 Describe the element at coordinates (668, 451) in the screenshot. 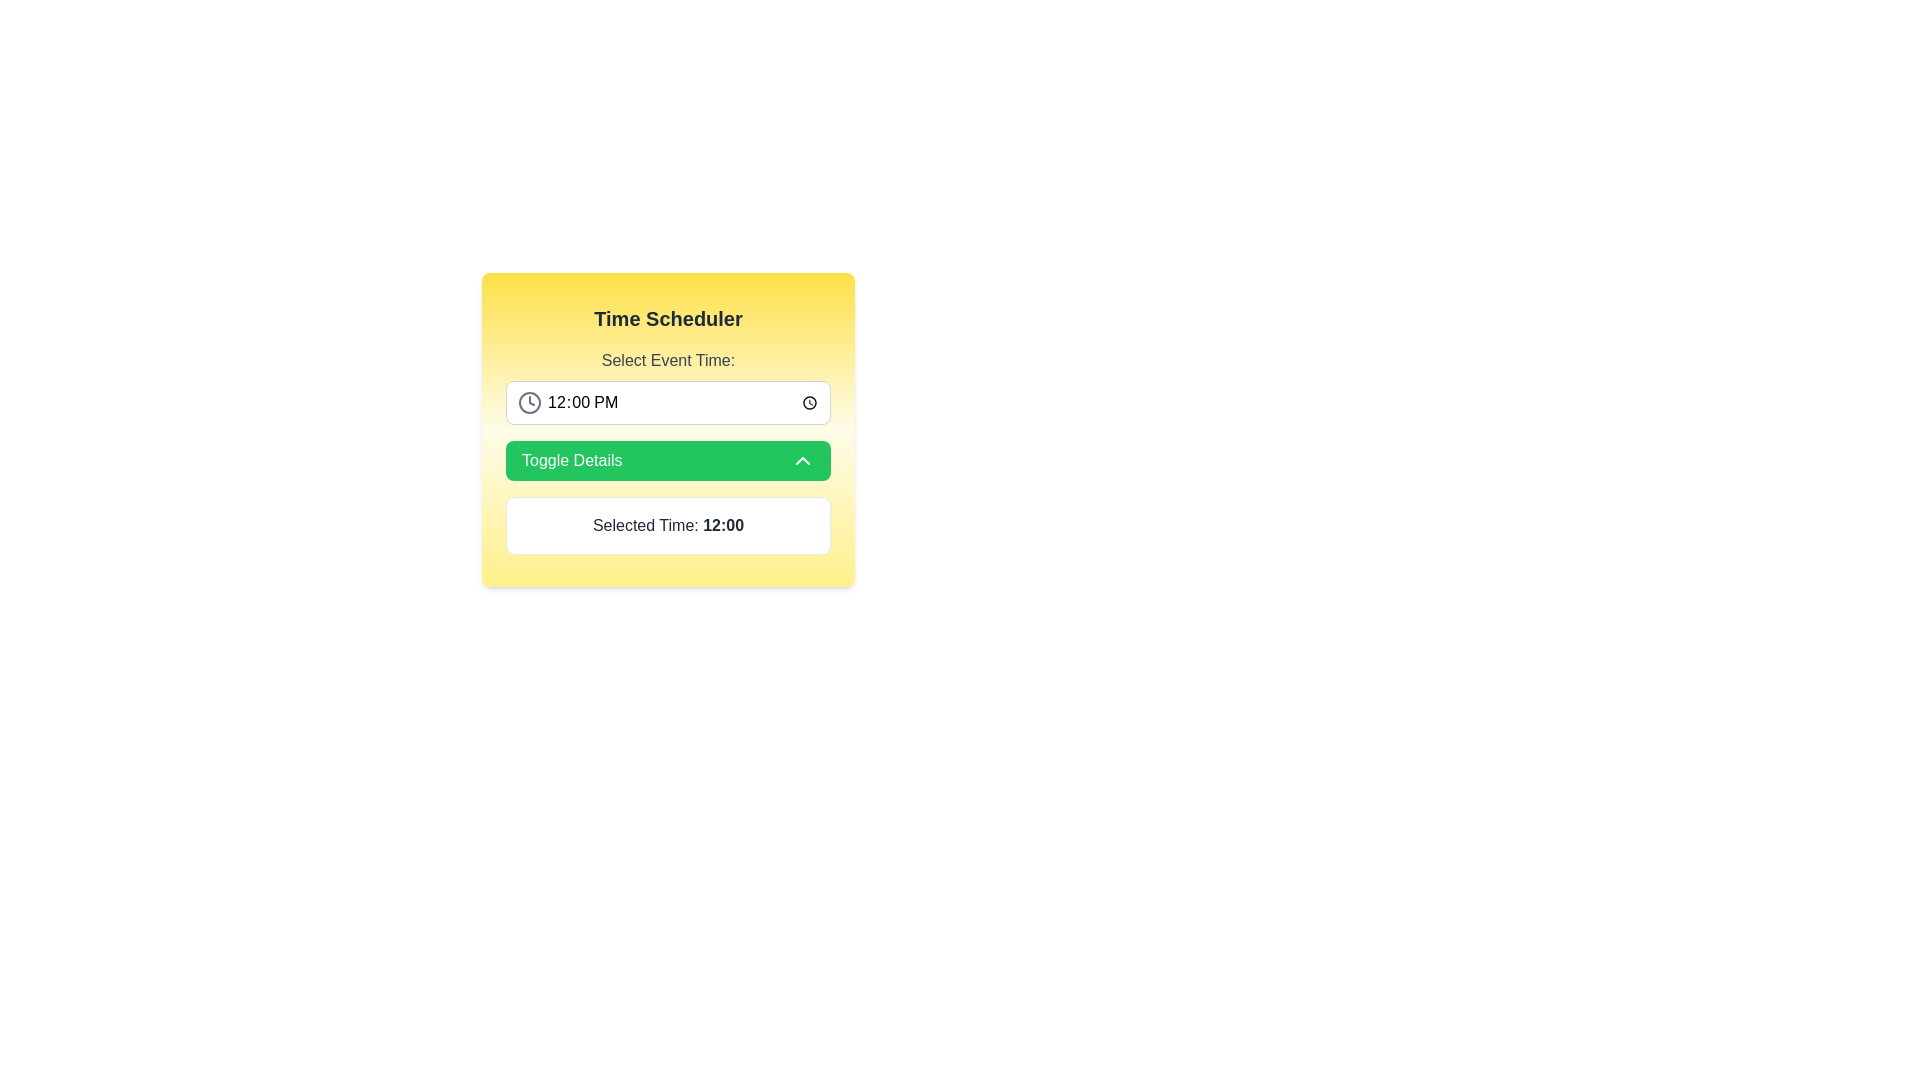

I see `the button that toggles the visibility of additional details related to the selected event time, located under the 'Time Scheduler' heading, between the 'Select Event Time:' input field and the 'Selected Time: 12:00' box` at that location.